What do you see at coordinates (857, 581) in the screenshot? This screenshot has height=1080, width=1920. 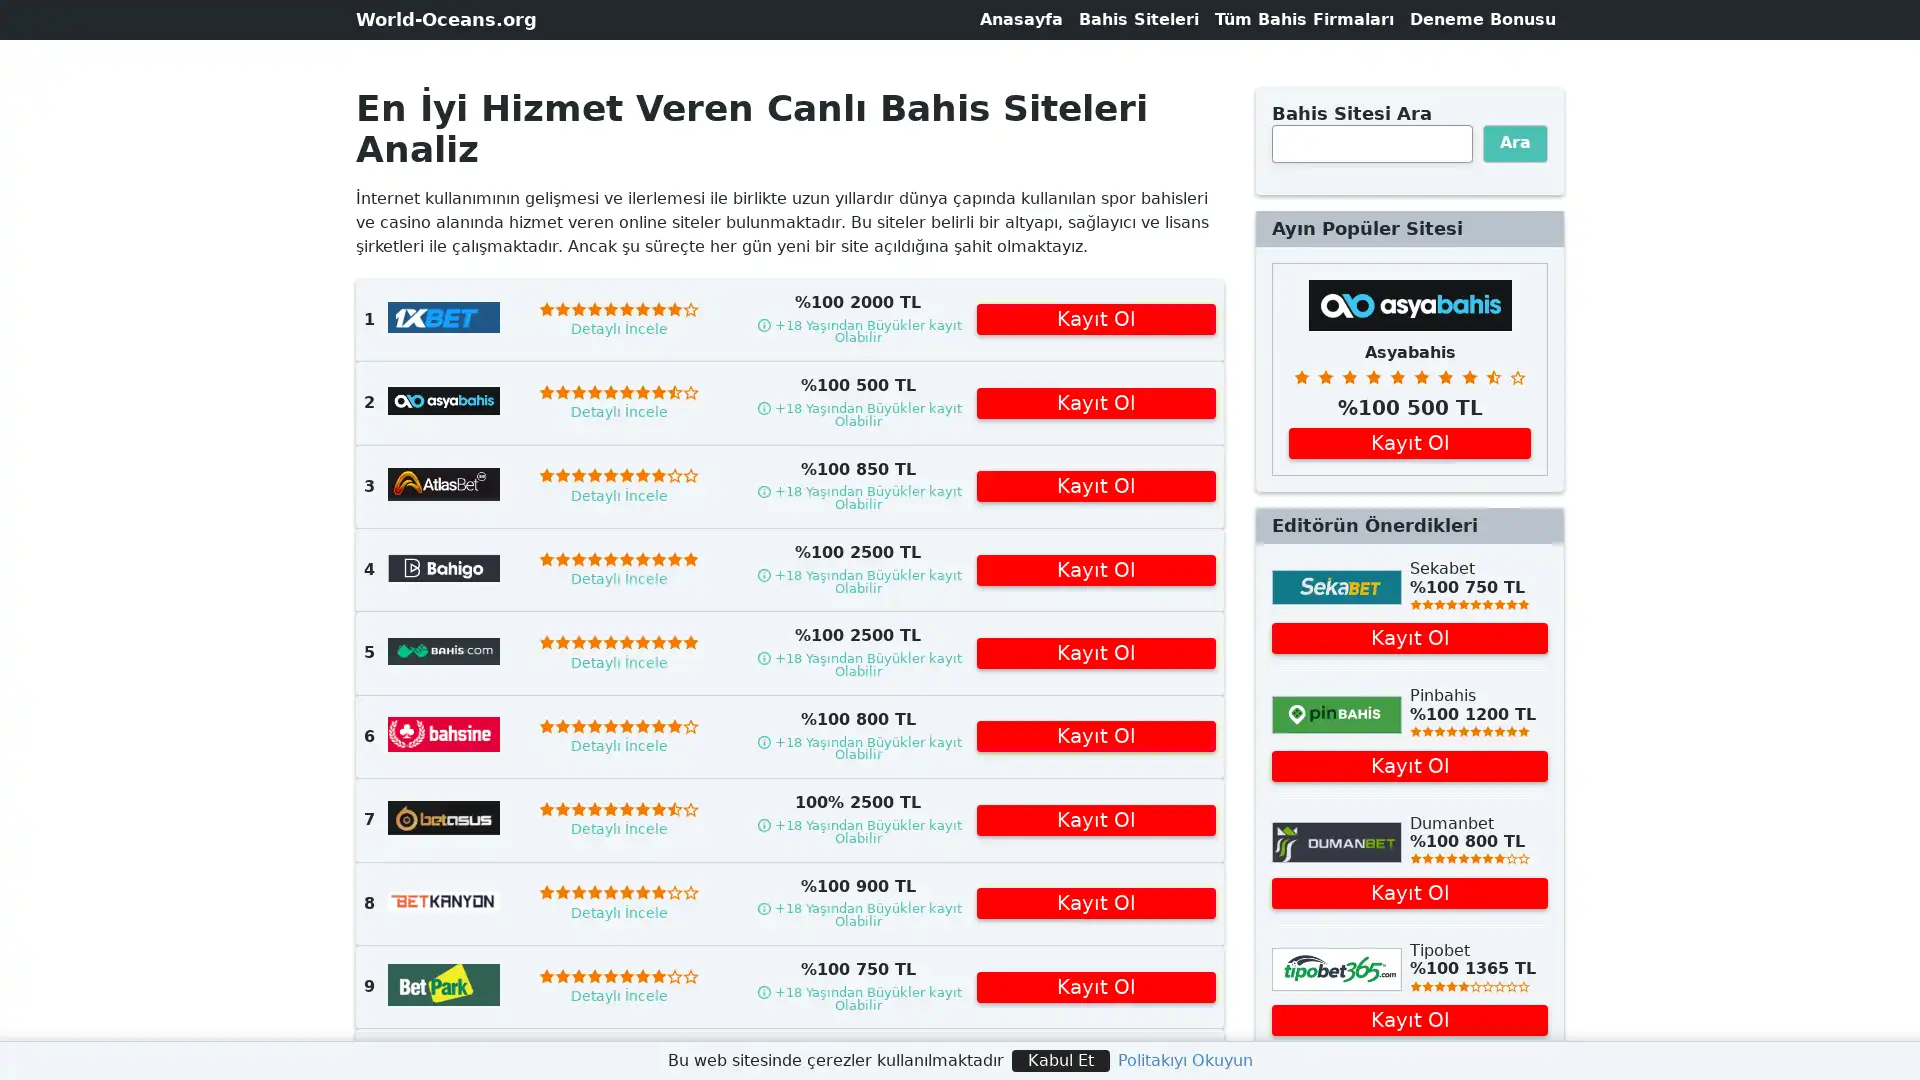 I see `Load terms and conditions` at bounding box center [857, 581].